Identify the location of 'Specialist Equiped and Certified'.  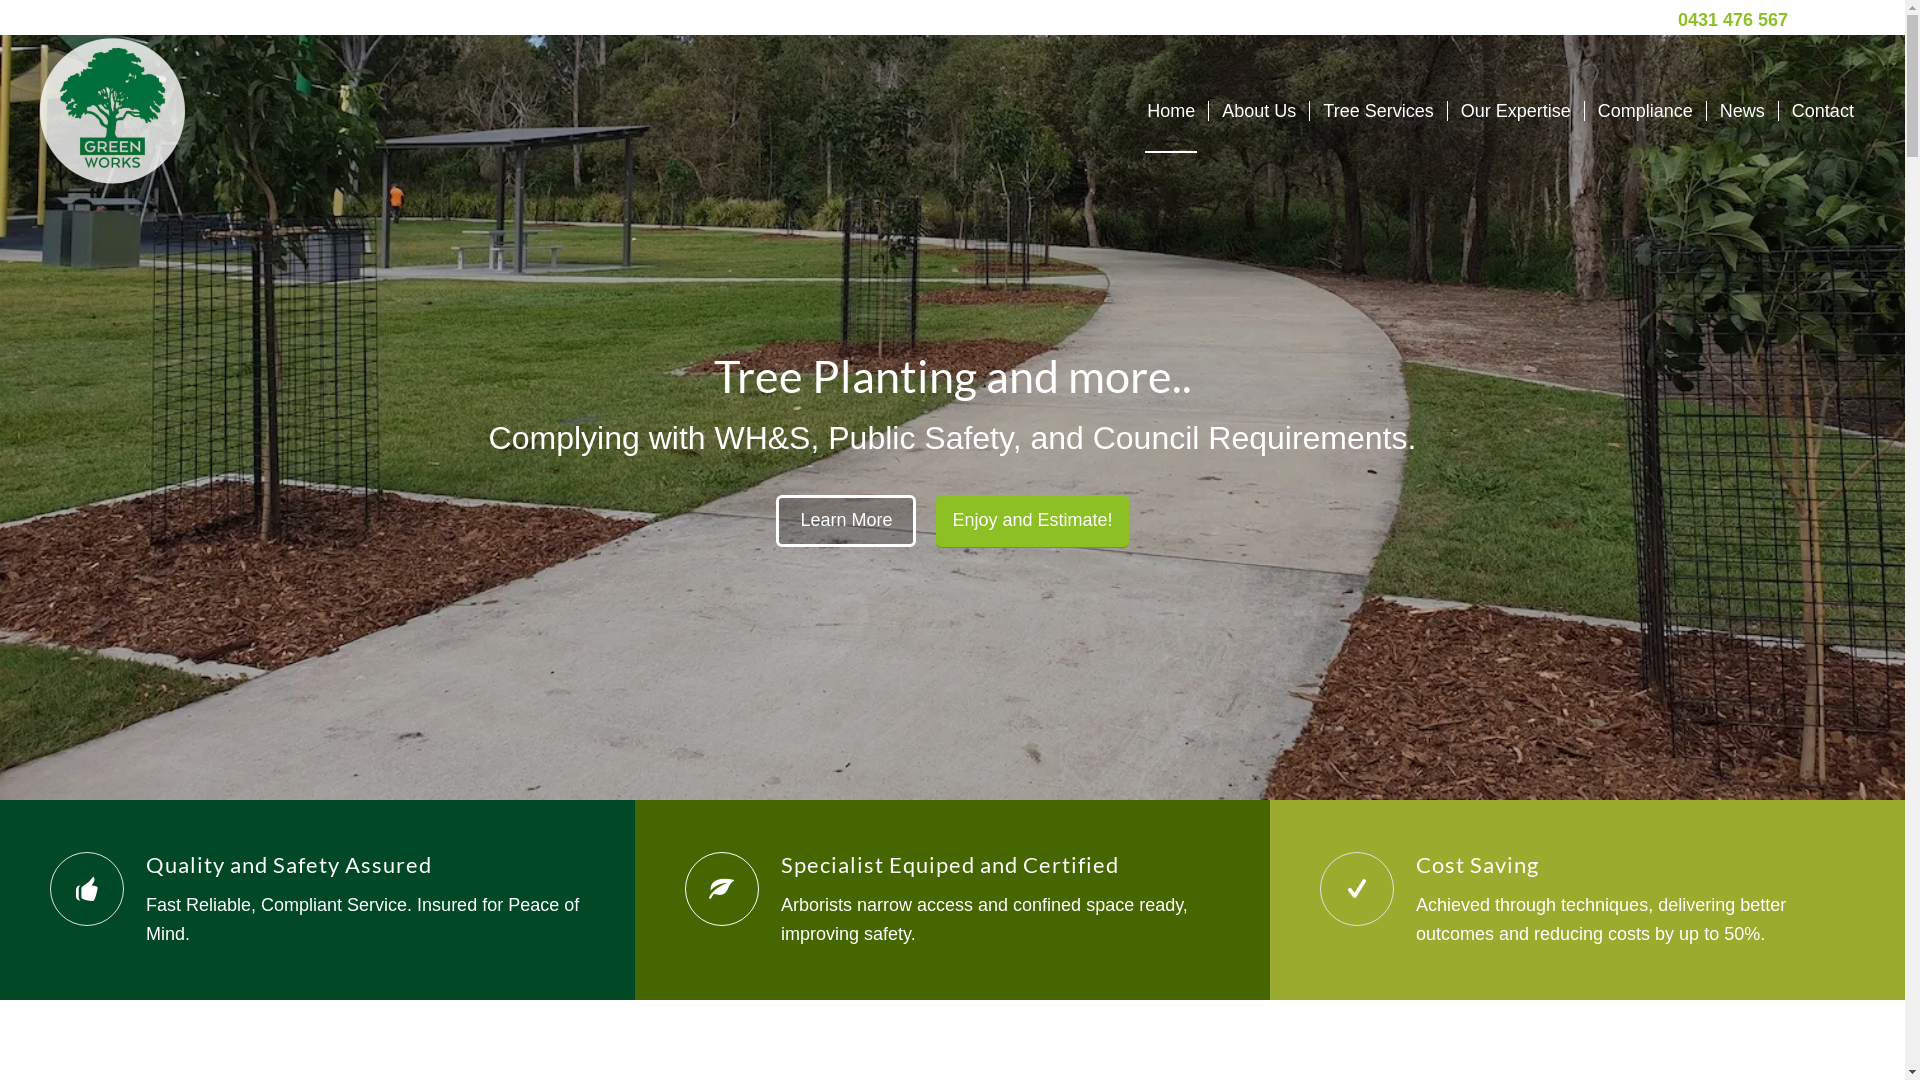
(949, 863).